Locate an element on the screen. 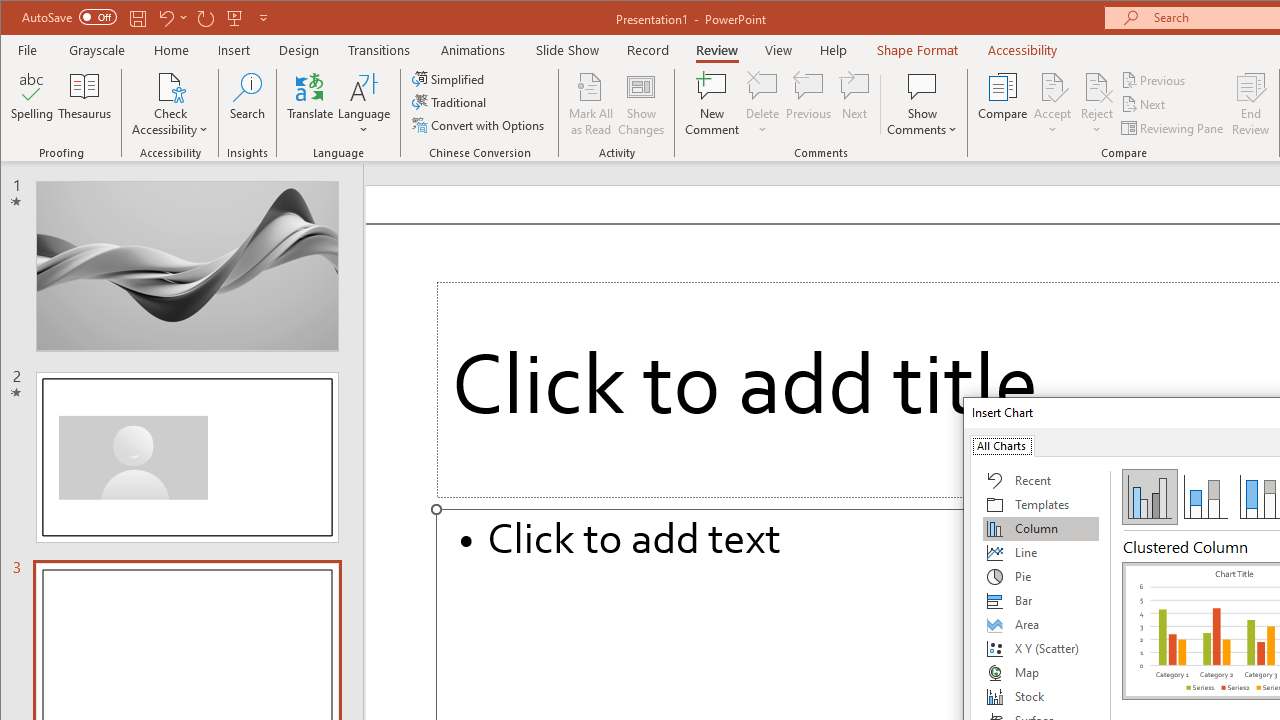 The height and width of the screenshot is (720, 1280). 'Convert with Options...' is located at coordinates (480, 125).